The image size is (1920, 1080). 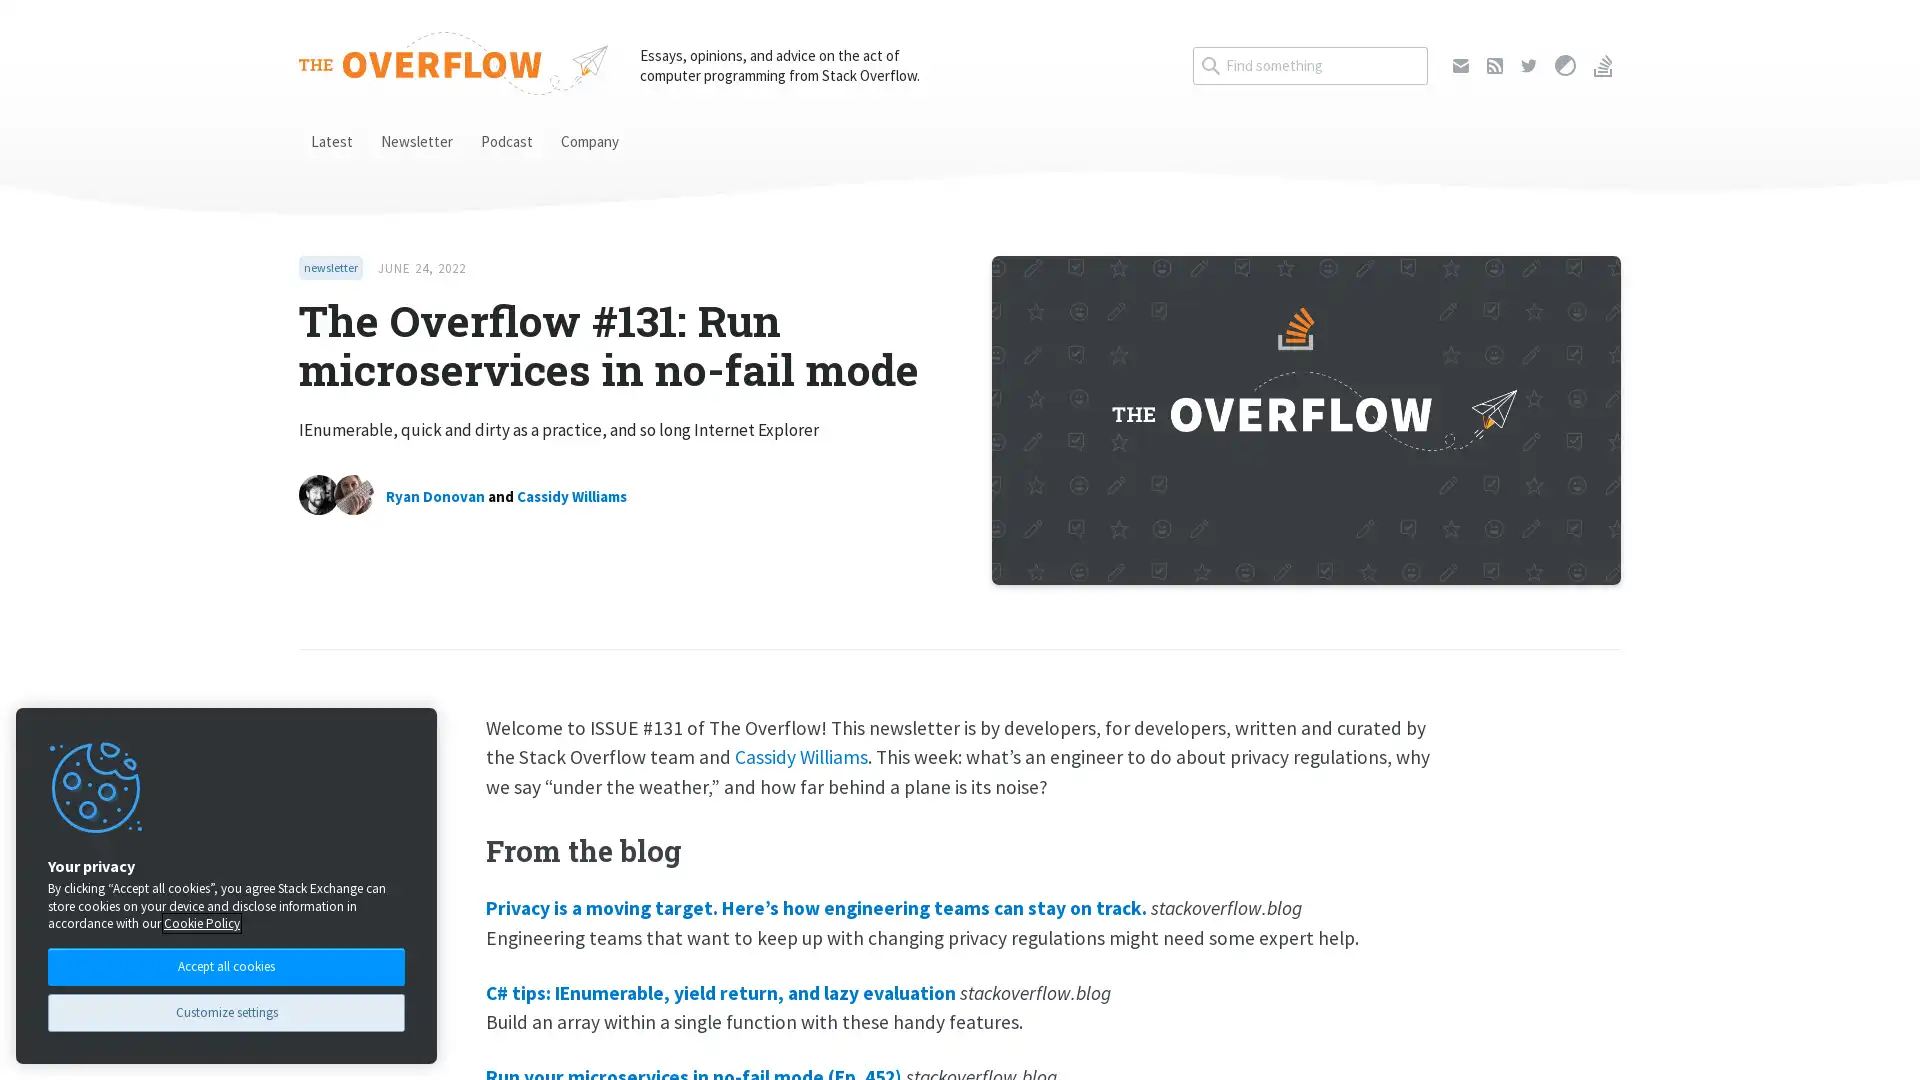 What do you see at coordinates (226, 964) in the screenshot?
I see `Accept all cookies` at bounding box center [226, 964].